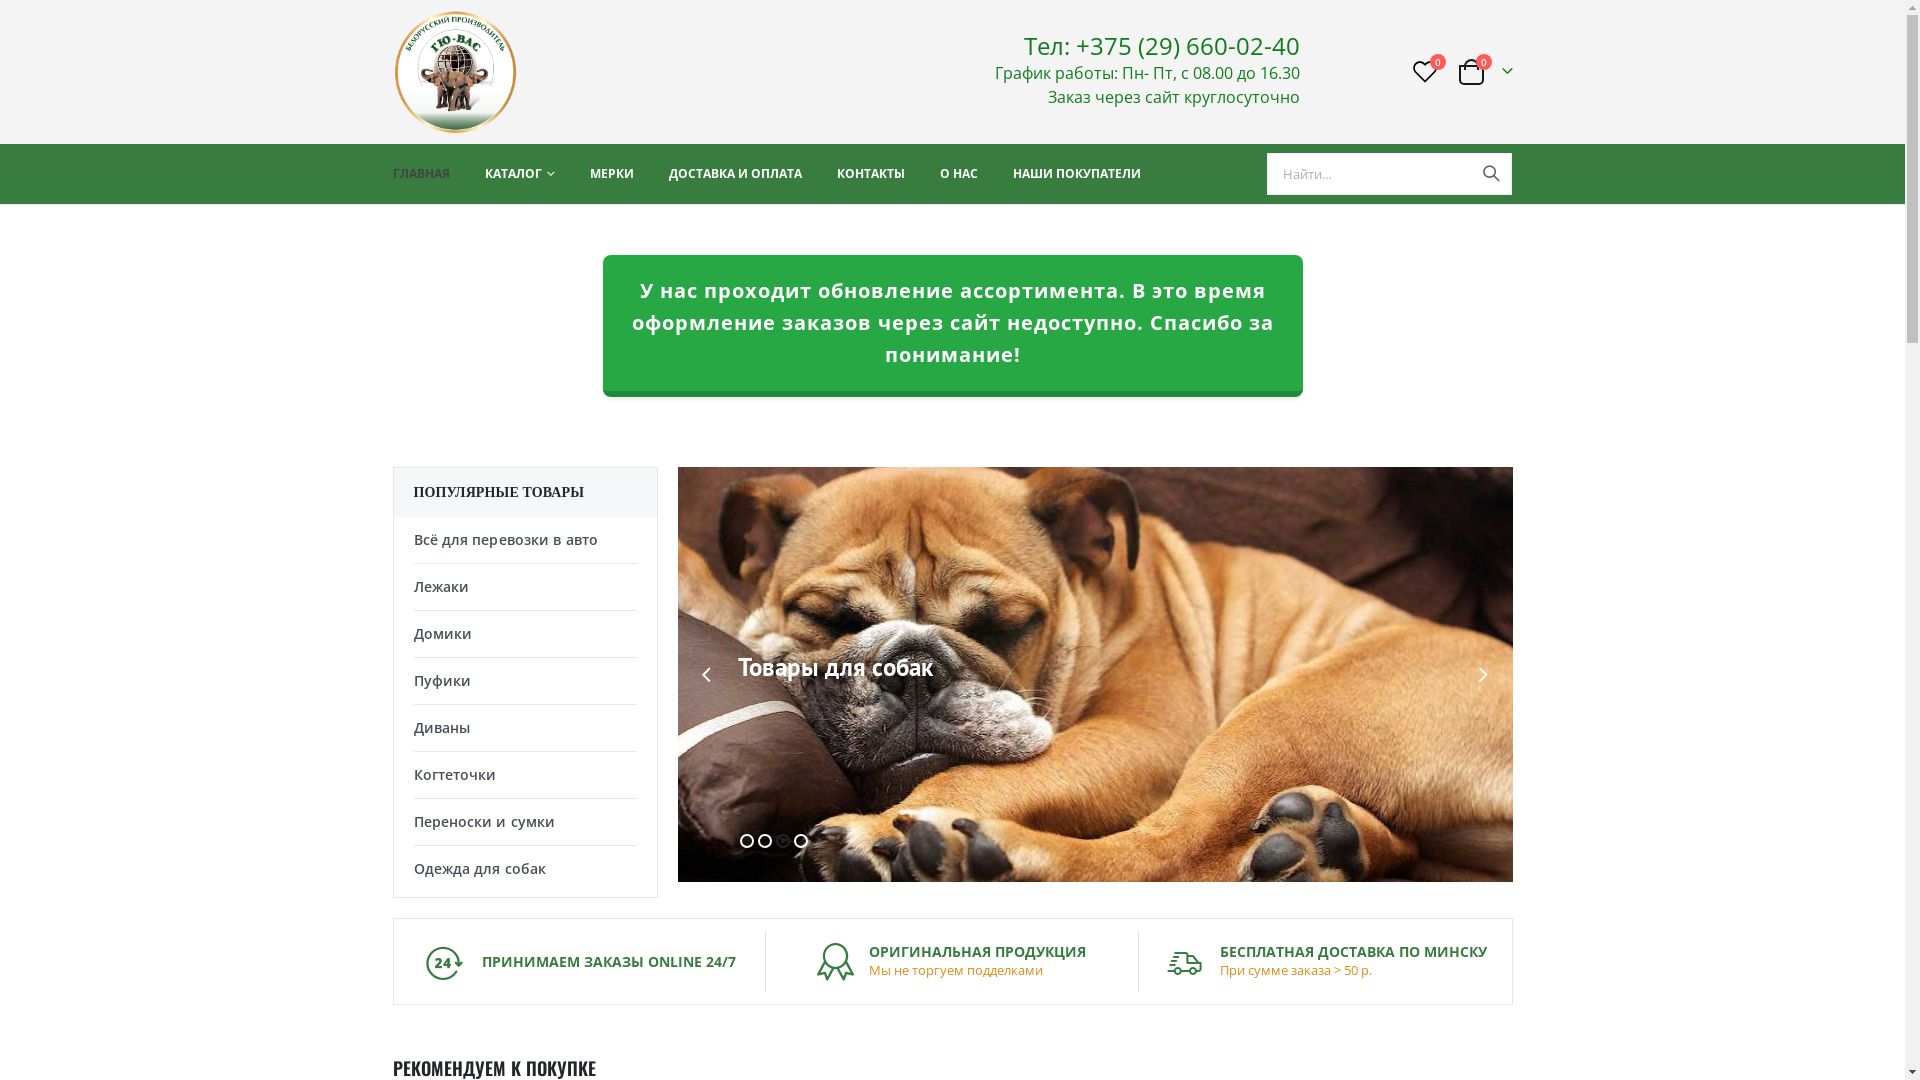 The width and height of the screenshot is (1920, 1080). What do you see at coordinates (1491, 172) in the screenshot?
I see `'Search'` at bounding box center [1491, 172].